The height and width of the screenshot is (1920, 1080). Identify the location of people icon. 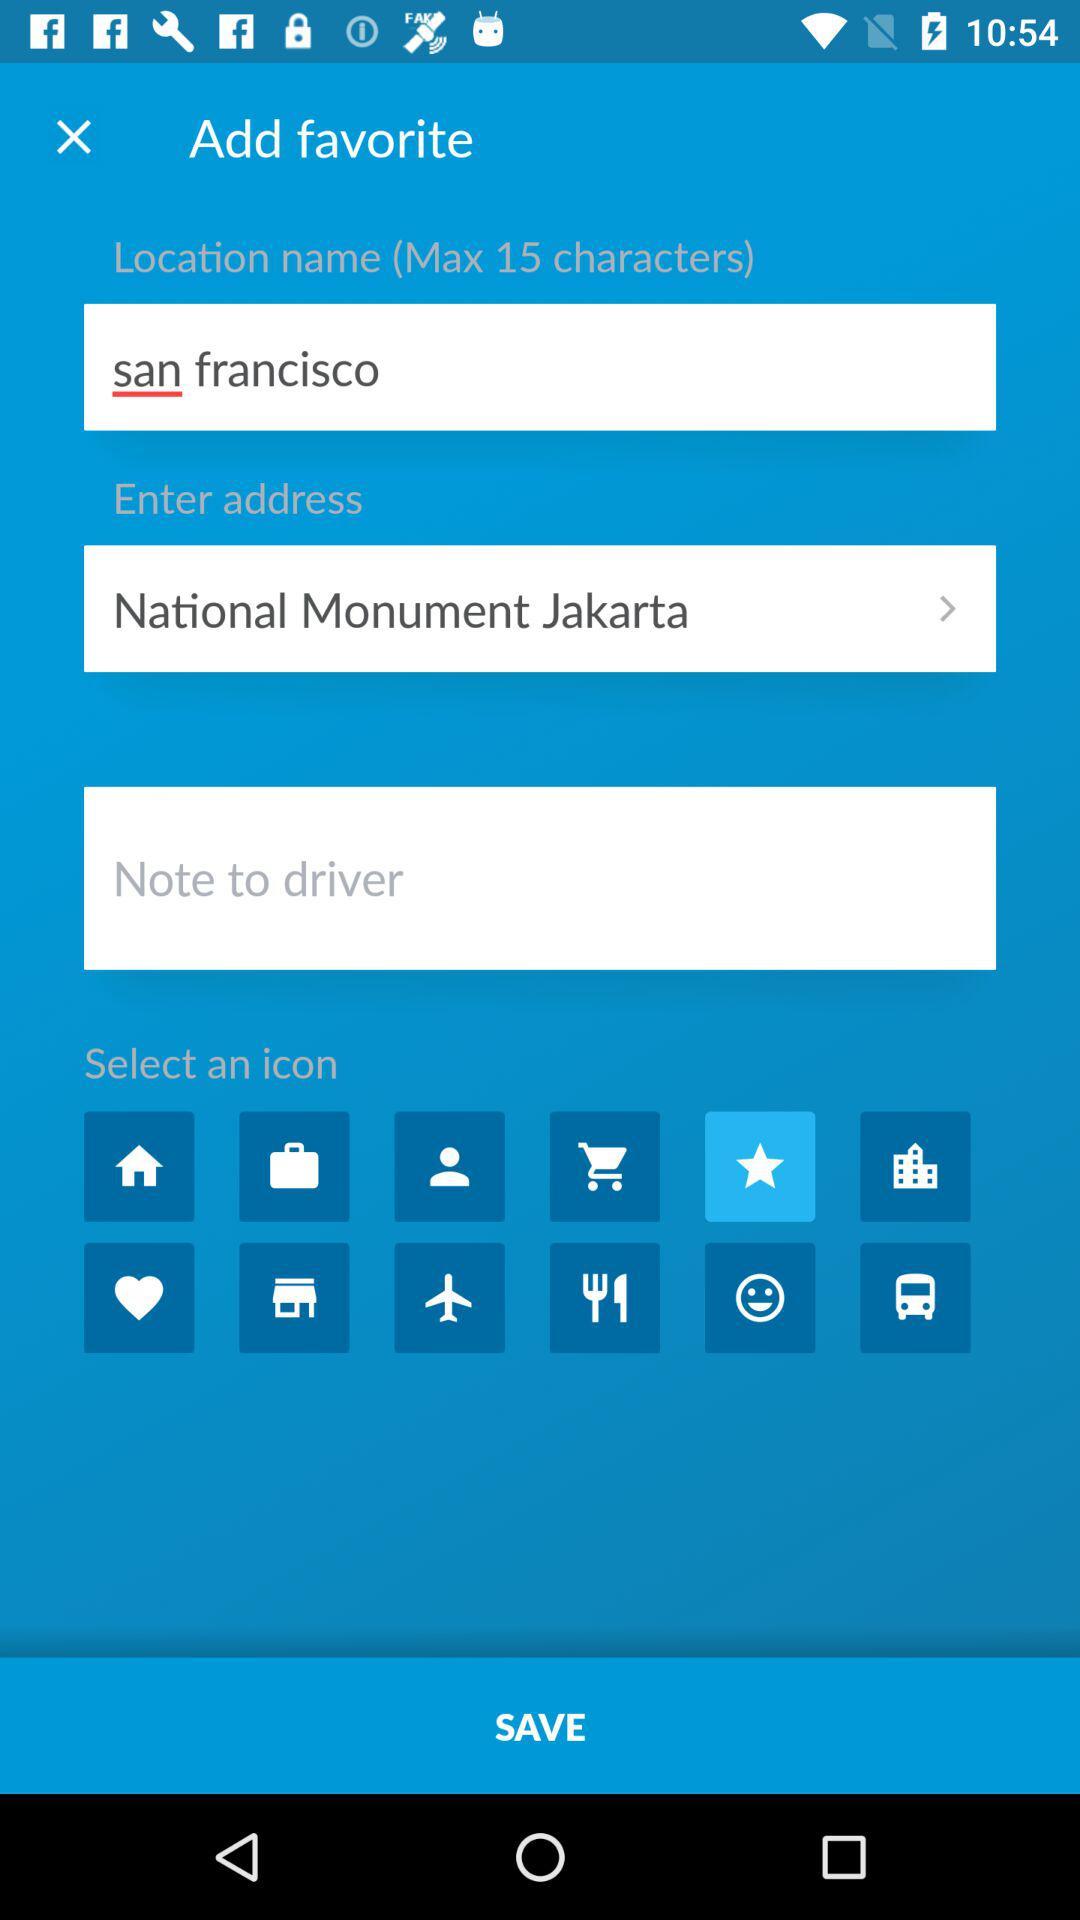
(448, 1166).